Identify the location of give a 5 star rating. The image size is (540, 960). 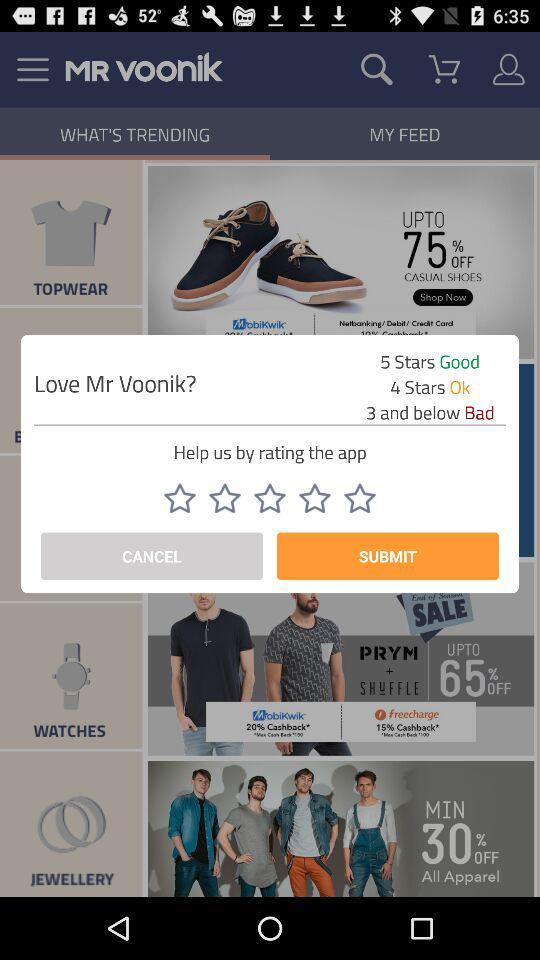
(359, 497).